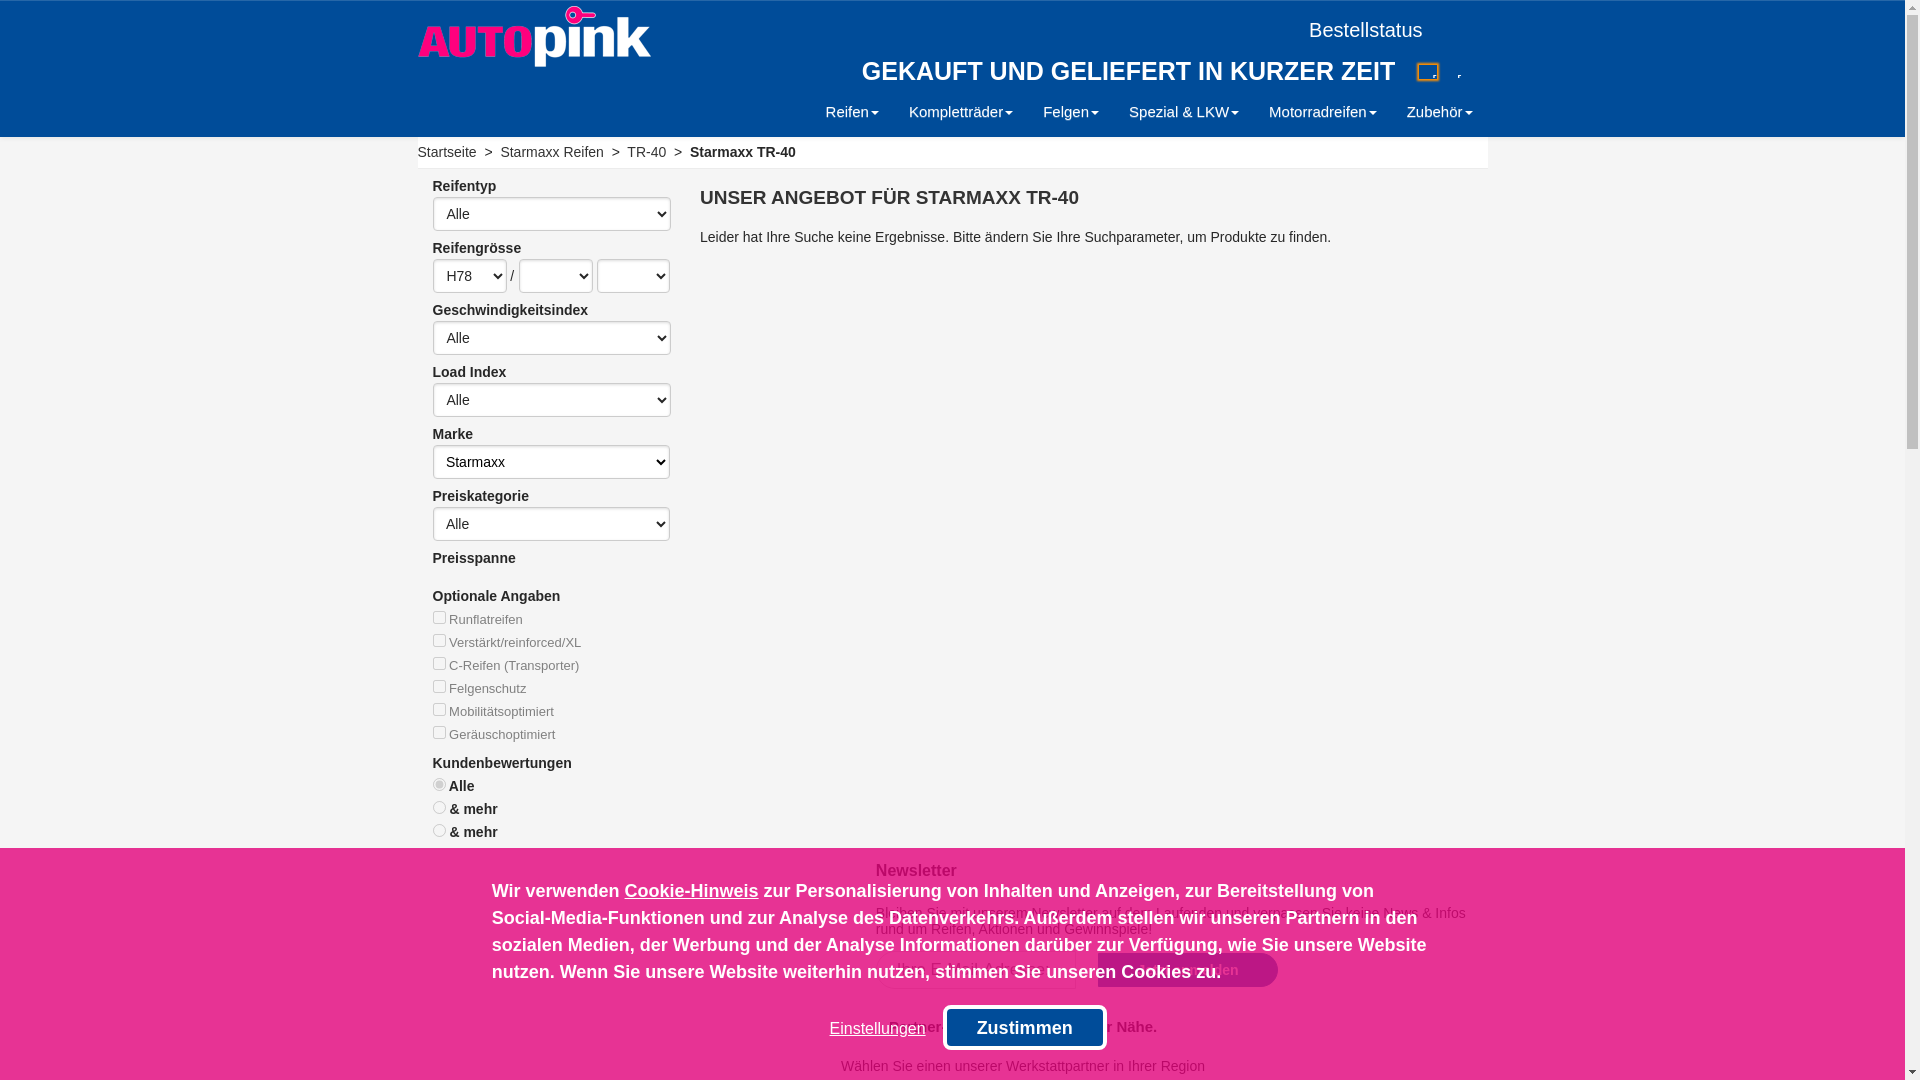  What do you see at coordinates (691, 890) in the screenshot?
I see `'Cookie-Hinweis'` at bounding box center [691, 890].